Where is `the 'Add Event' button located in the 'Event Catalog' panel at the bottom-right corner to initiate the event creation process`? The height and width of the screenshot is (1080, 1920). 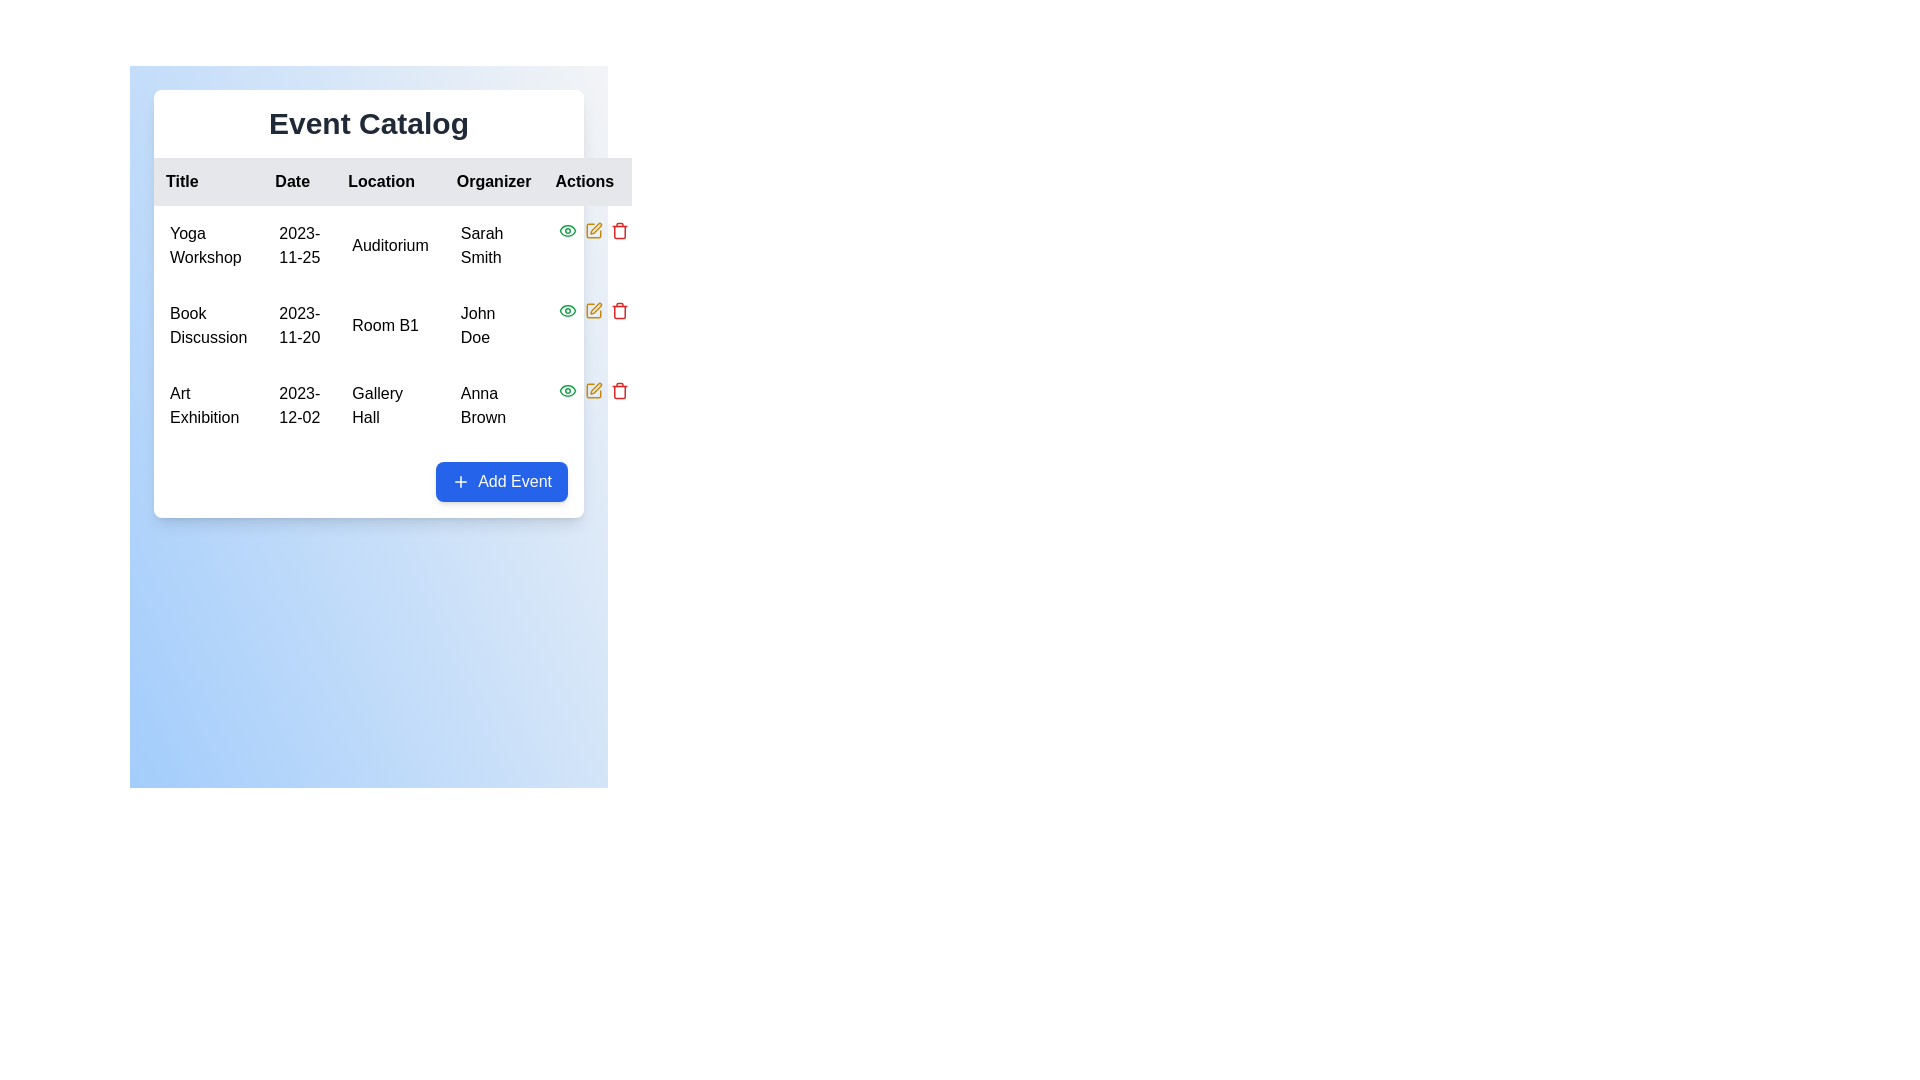
the 'Add Event' button located in the 'Event Catalog' panel at the bottom-right corner to initiate the event creation process is located at coordinates (369, 482).